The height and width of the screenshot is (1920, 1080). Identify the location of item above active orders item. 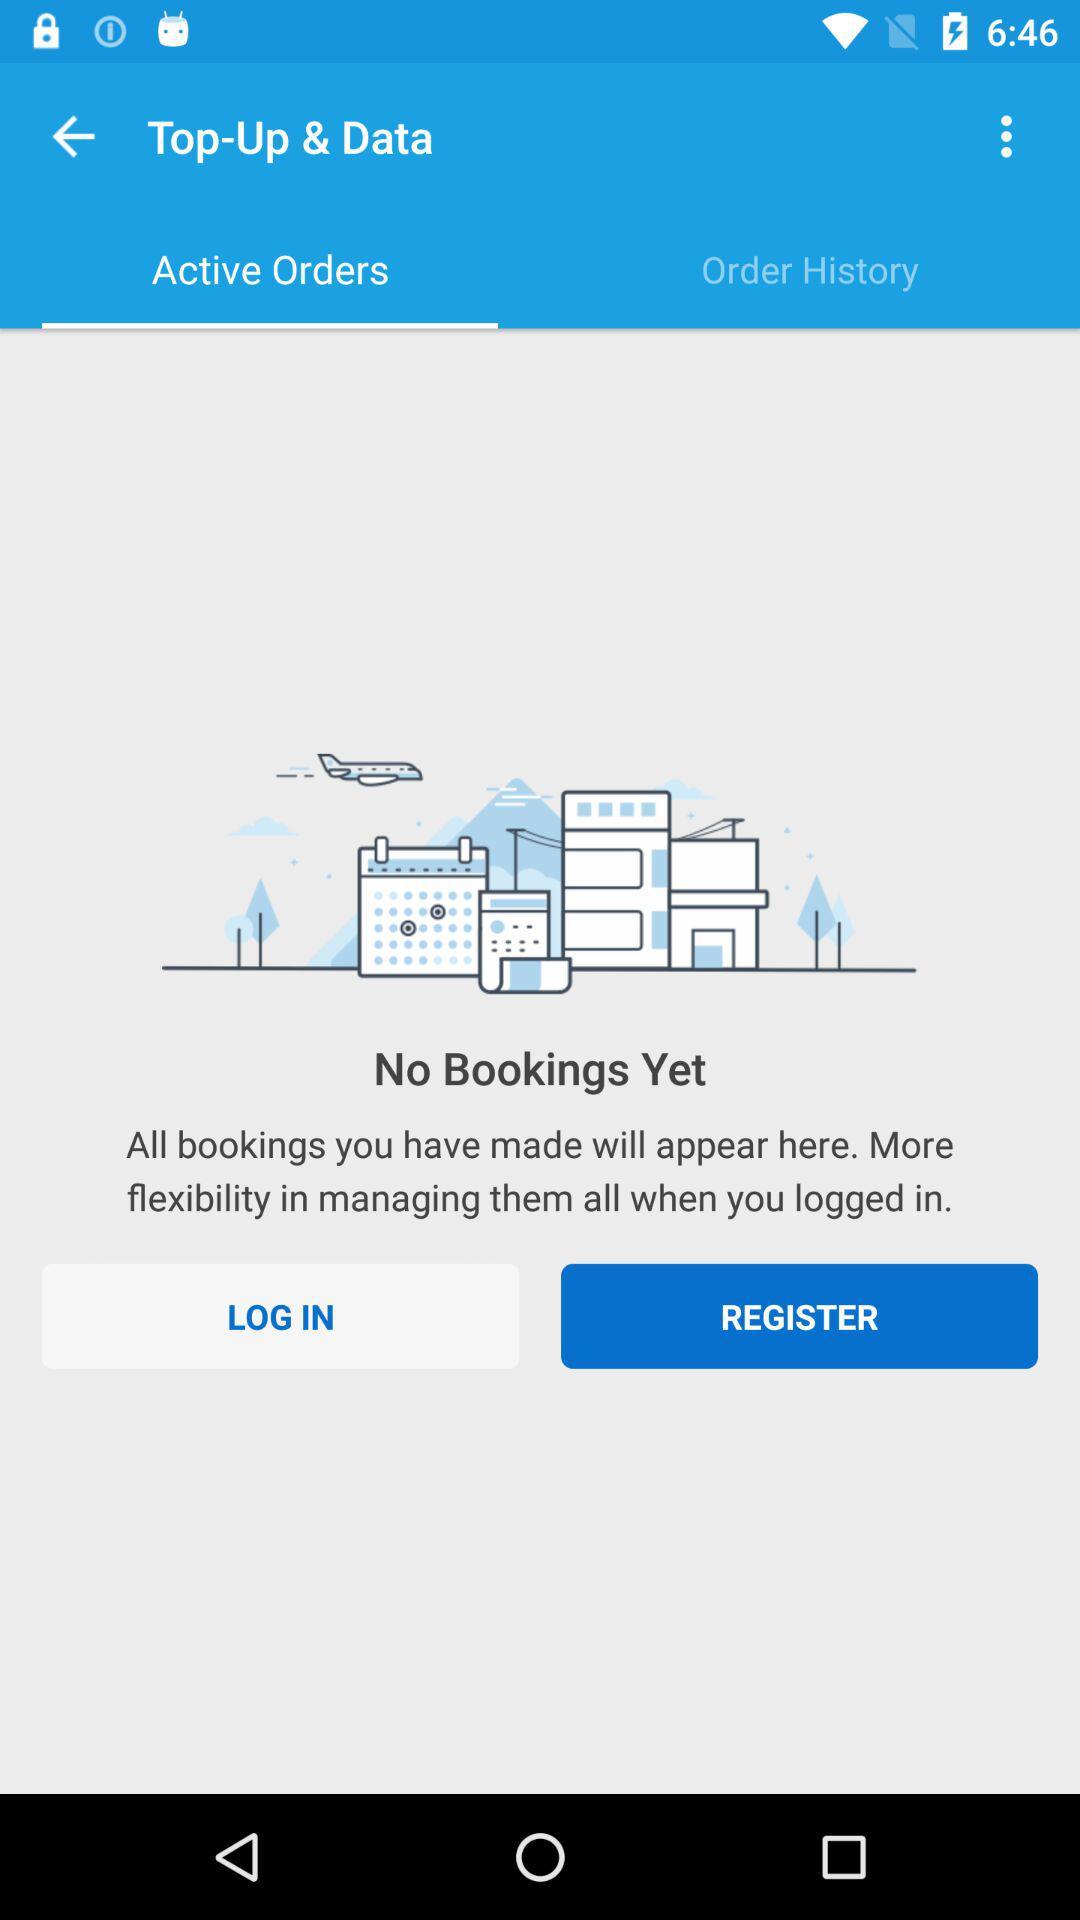
(72, 135).